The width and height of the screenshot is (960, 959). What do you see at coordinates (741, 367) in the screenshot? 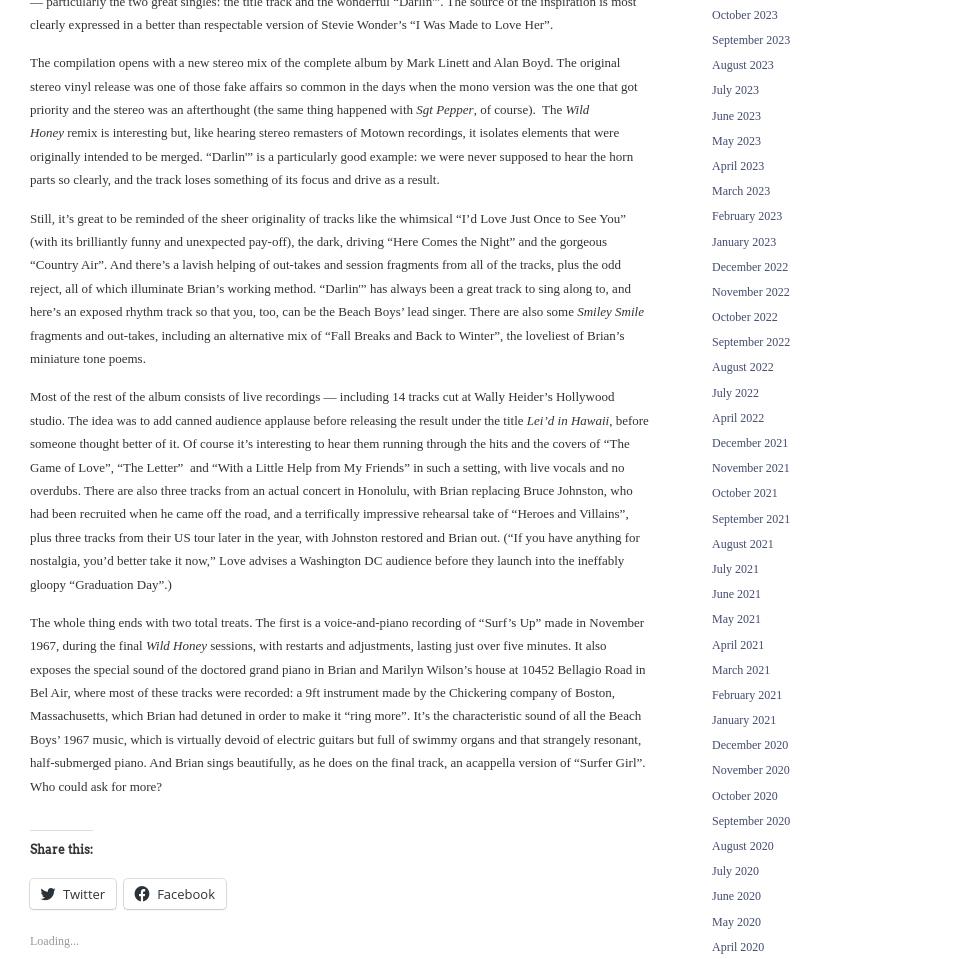
I see `'August 2022'` at bounding box center [741, 367].